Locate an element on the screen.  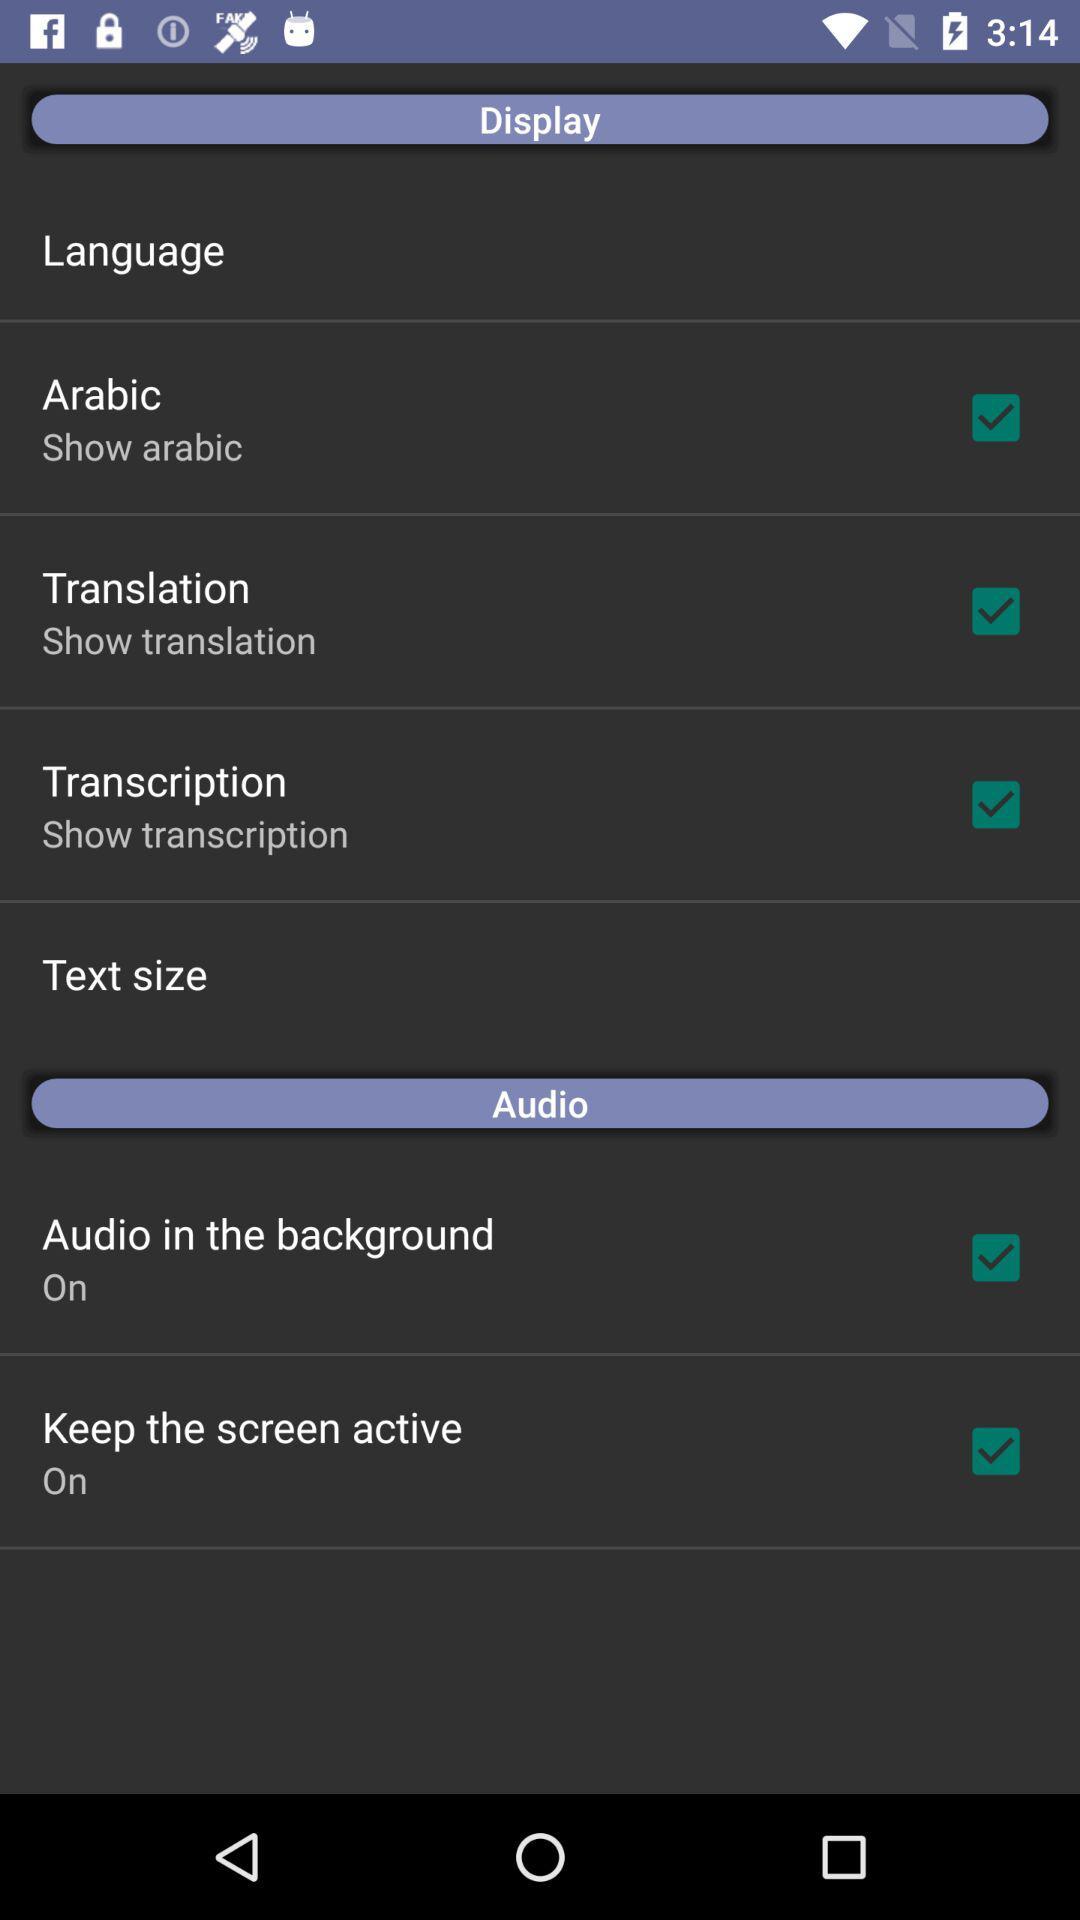
show transcription is located at coordinates (195, 833).